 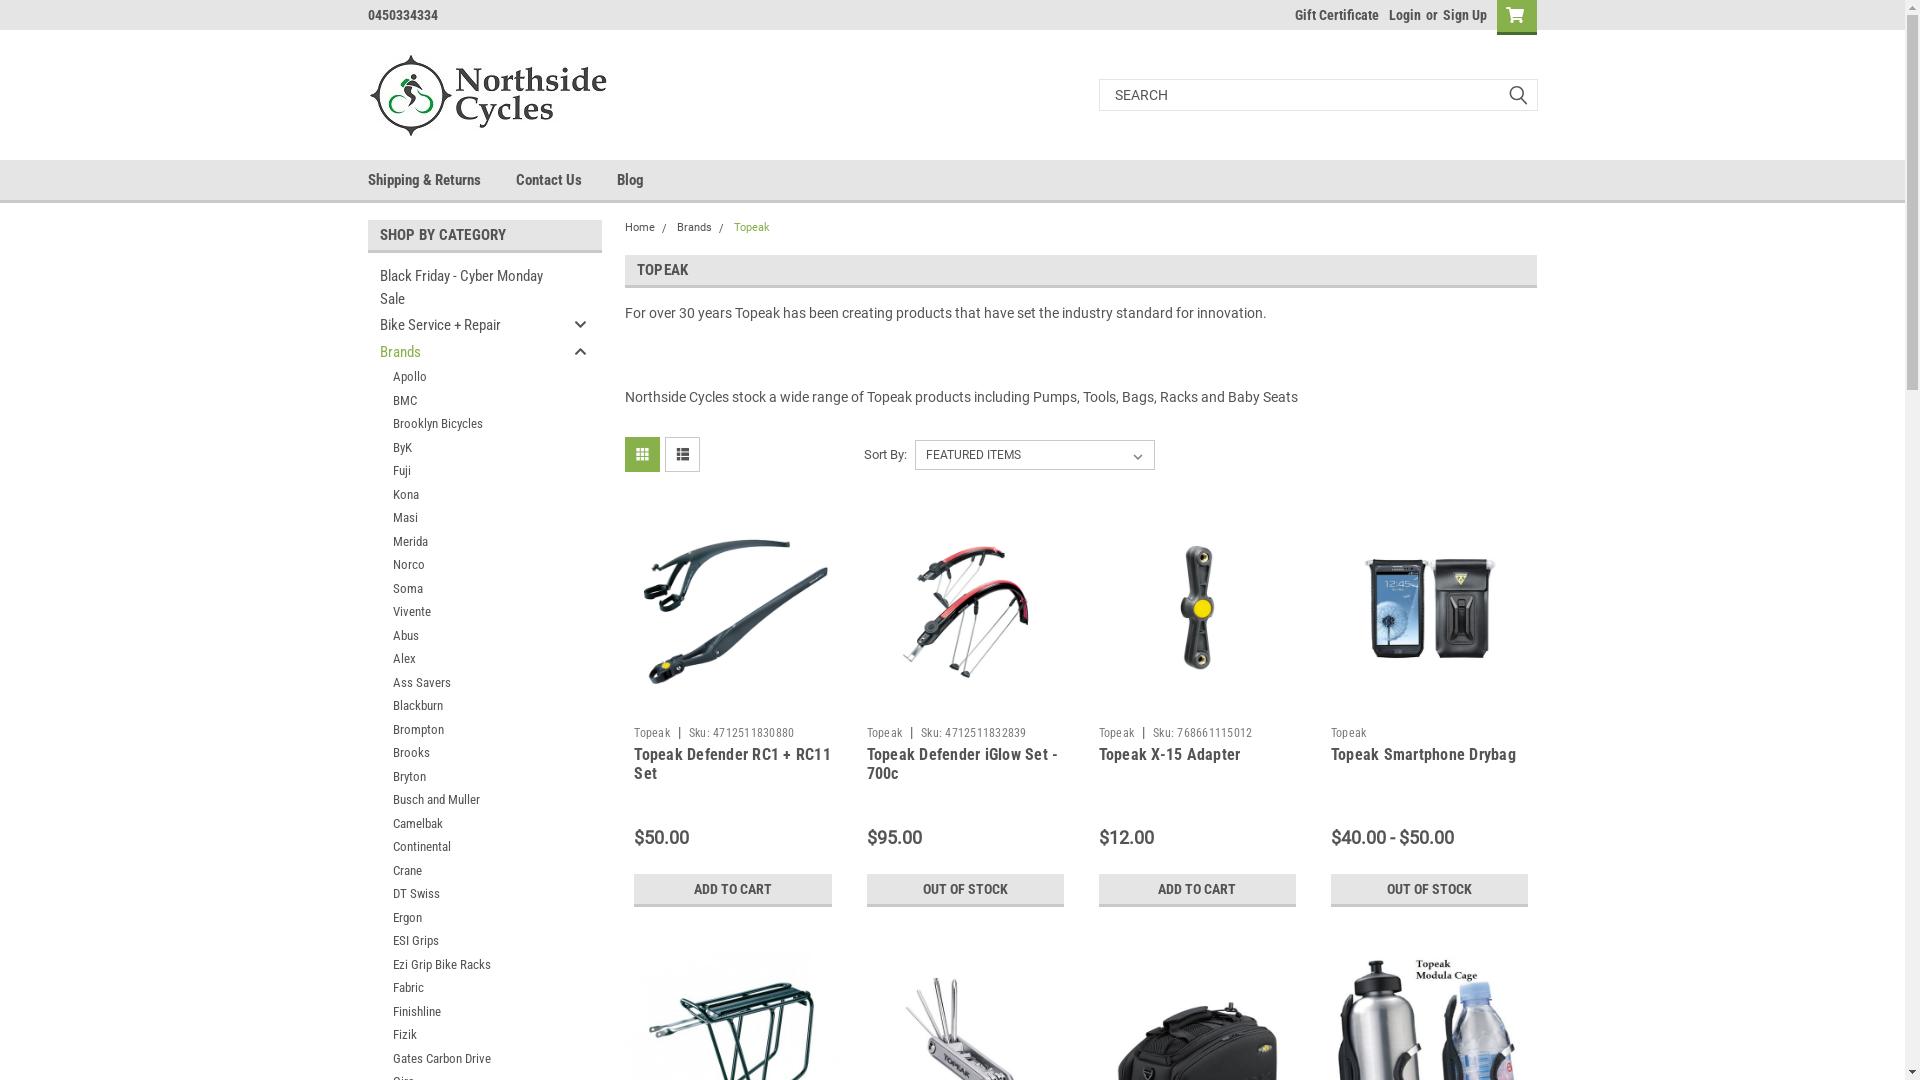 What do you see at coordinates (466, 681) in the screenshot?
I see `'Ass Savers'` at bounding box center [466, 681].